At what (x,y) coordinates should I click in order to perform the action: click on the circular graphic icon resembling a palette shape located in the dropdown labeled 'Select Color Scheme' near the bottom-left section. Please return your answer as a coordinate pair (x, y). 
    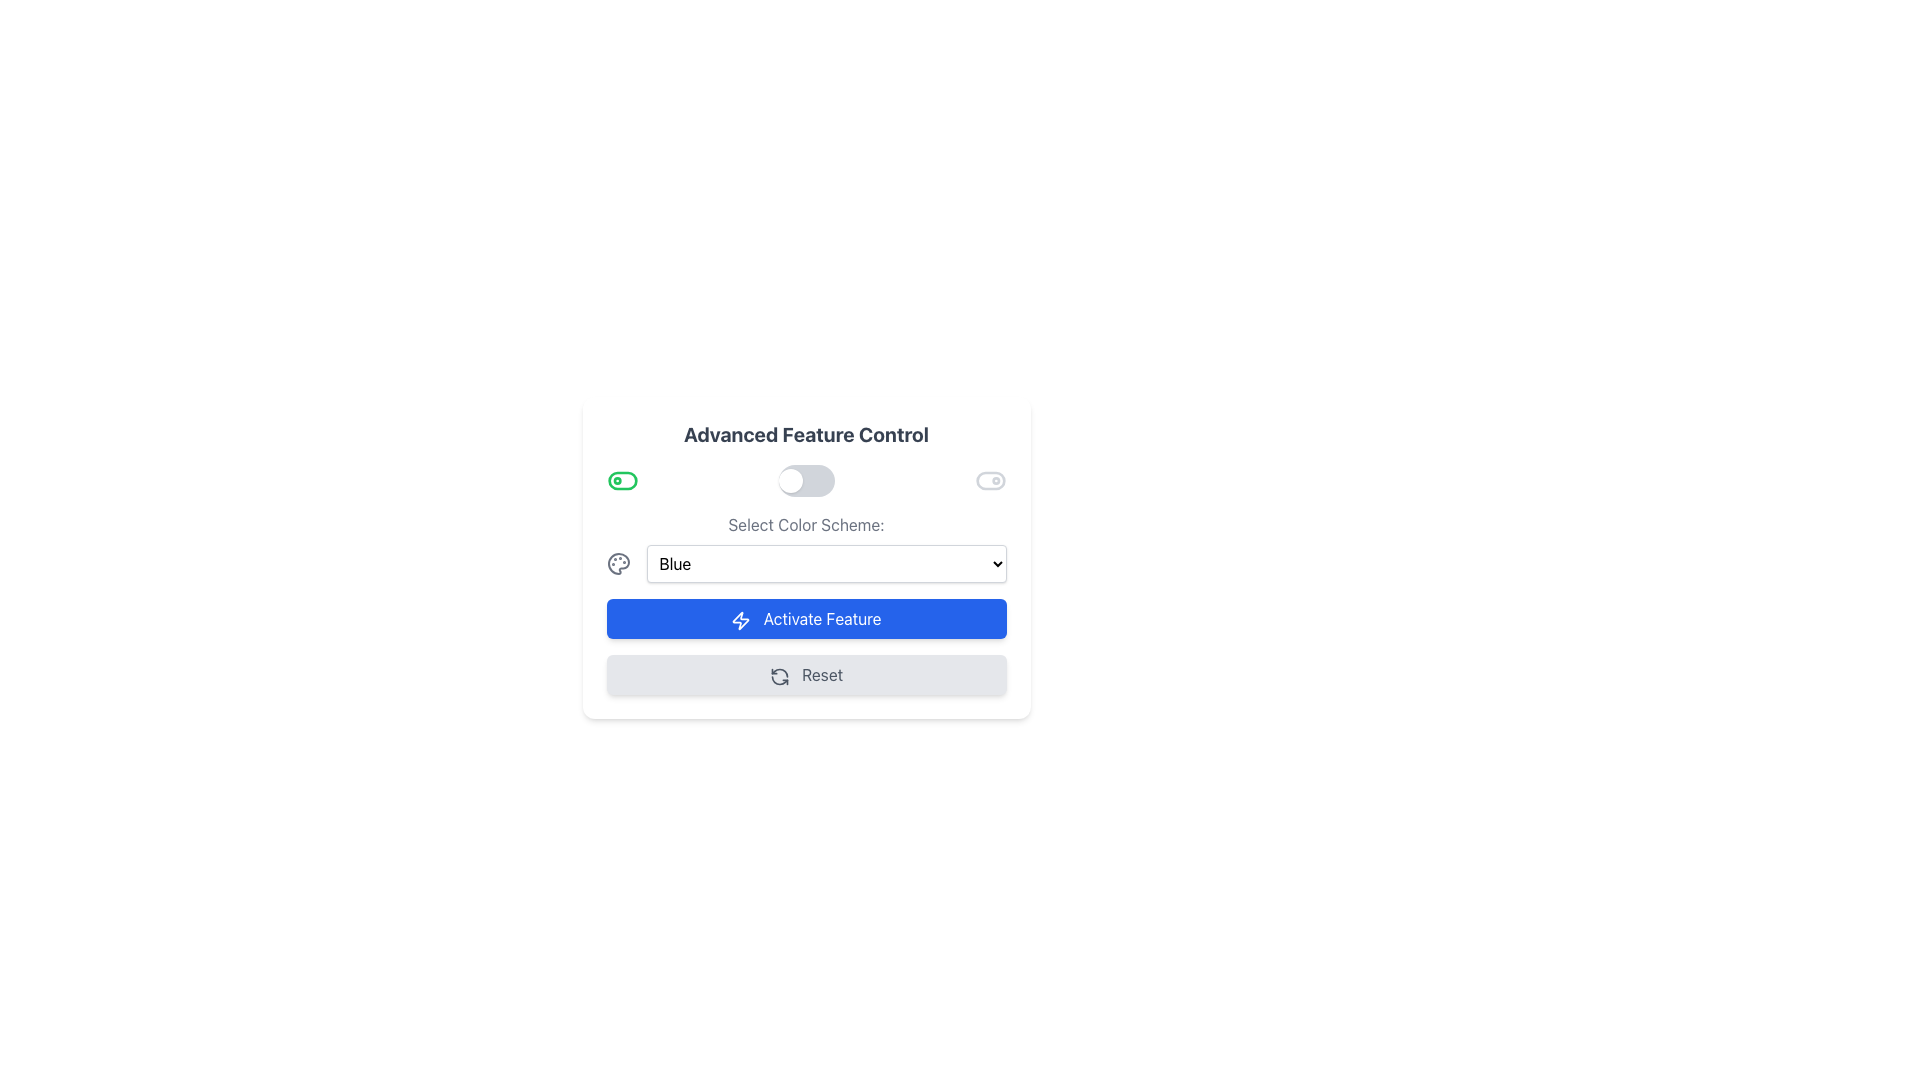
    Looking at the image, I should click on (617, 563).